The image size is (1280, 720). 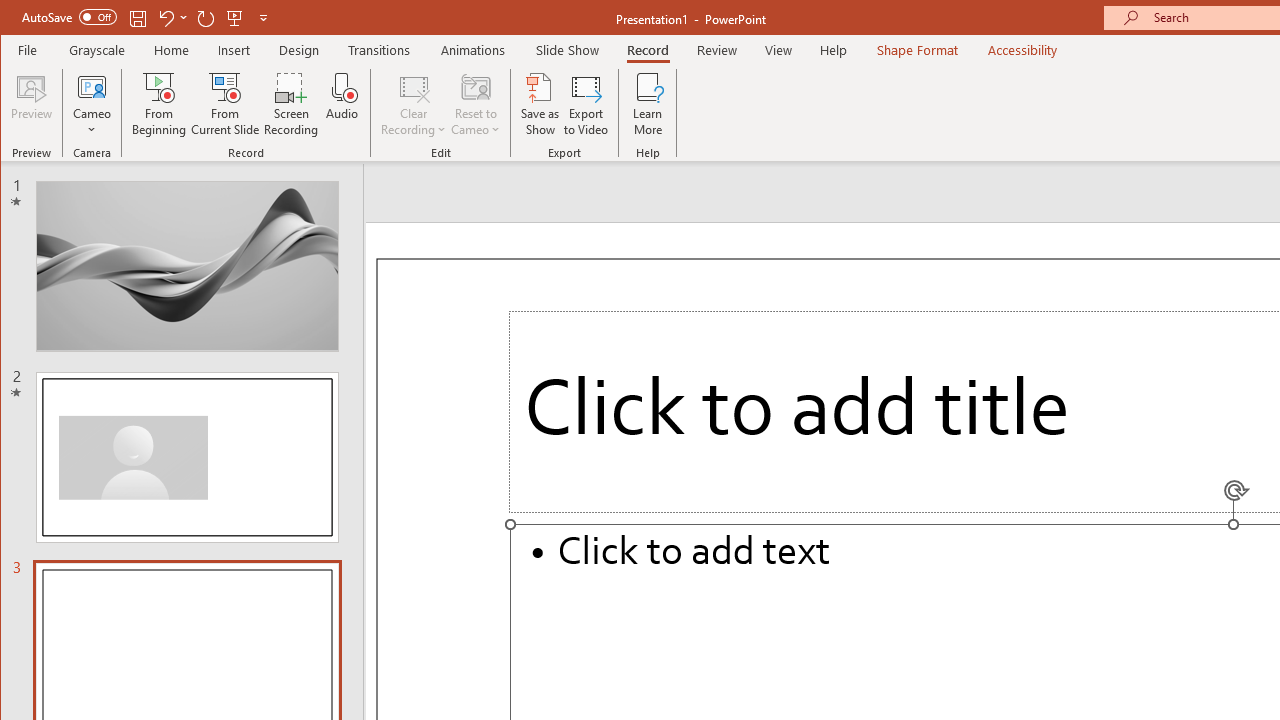 I want to click on 'Clear Recording', so click(x=413, y=104).